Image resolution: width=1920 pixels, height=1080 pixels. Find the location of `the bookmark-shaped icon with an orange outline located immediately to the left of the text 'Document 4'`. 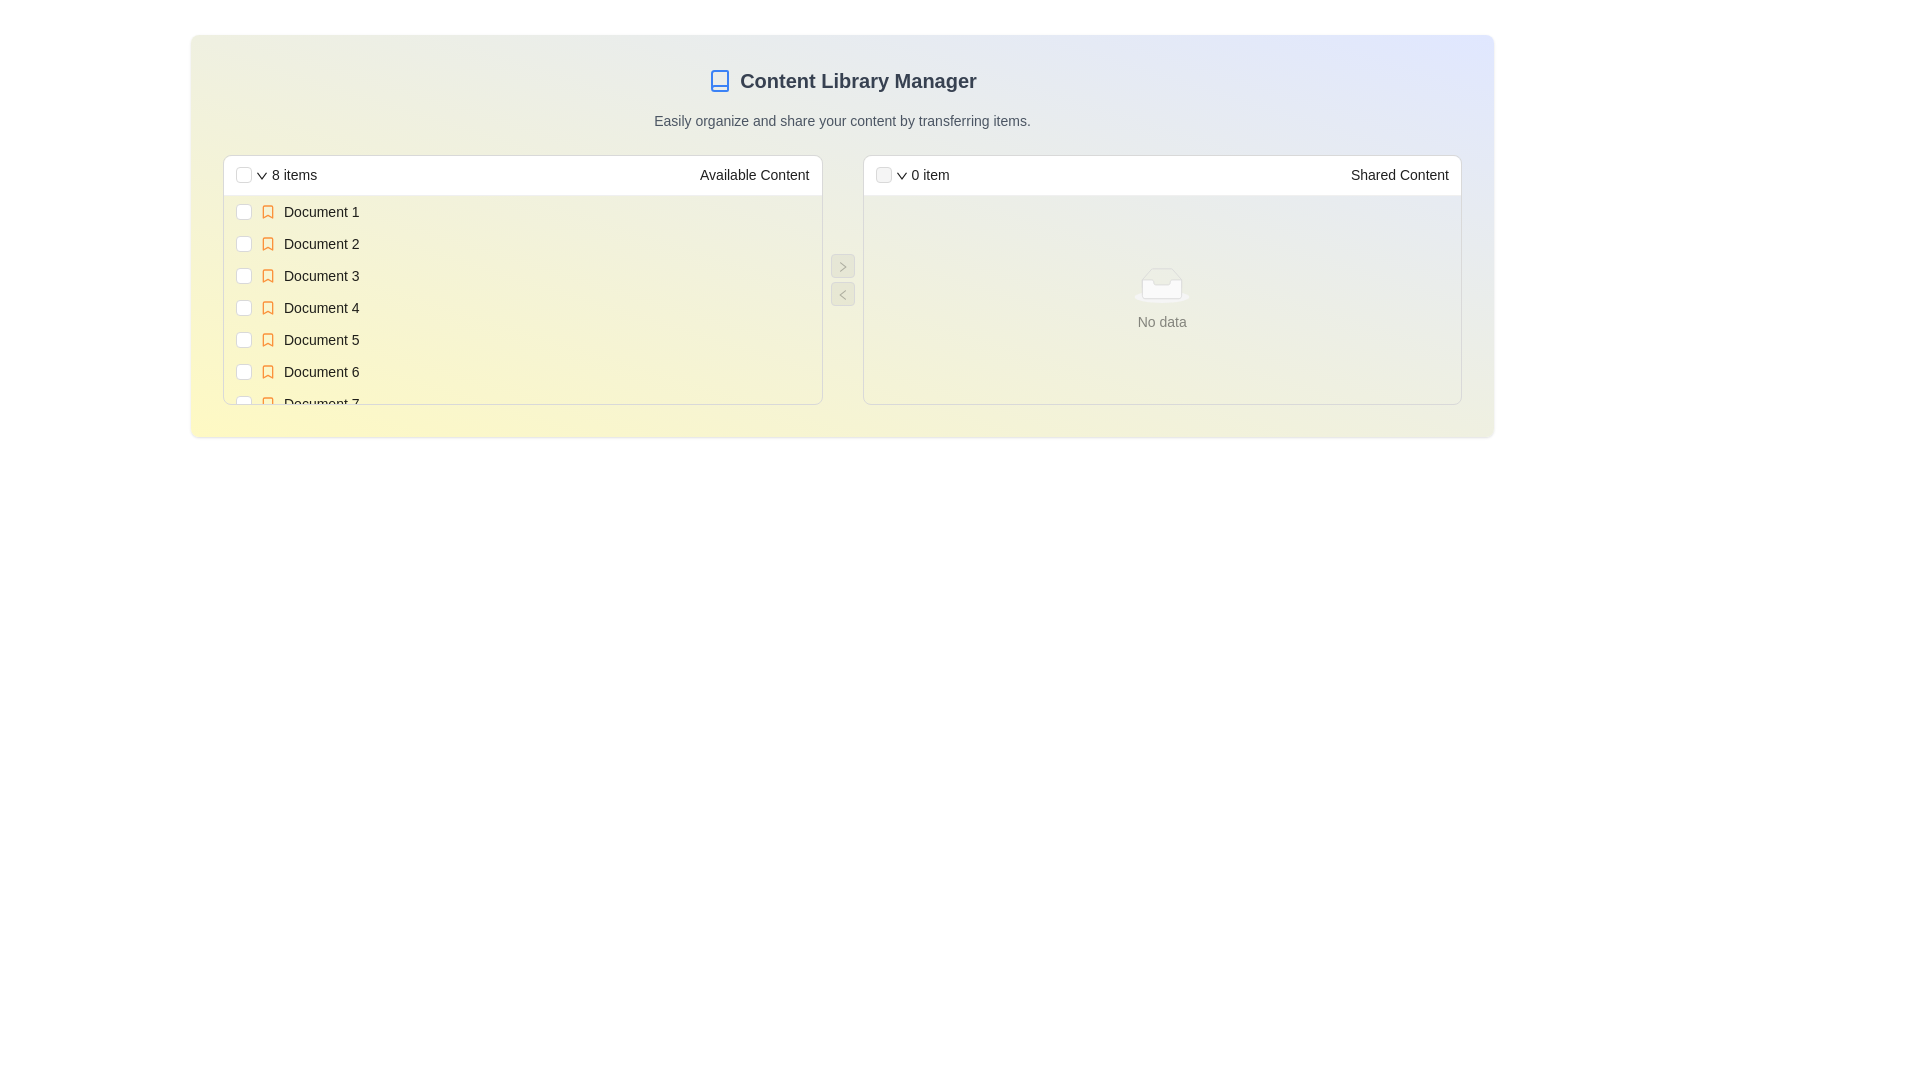

the bookmark-shaped icon with an orange outline located immediately to the left of the text 'Document 4' is located at coordinates (267, 308).